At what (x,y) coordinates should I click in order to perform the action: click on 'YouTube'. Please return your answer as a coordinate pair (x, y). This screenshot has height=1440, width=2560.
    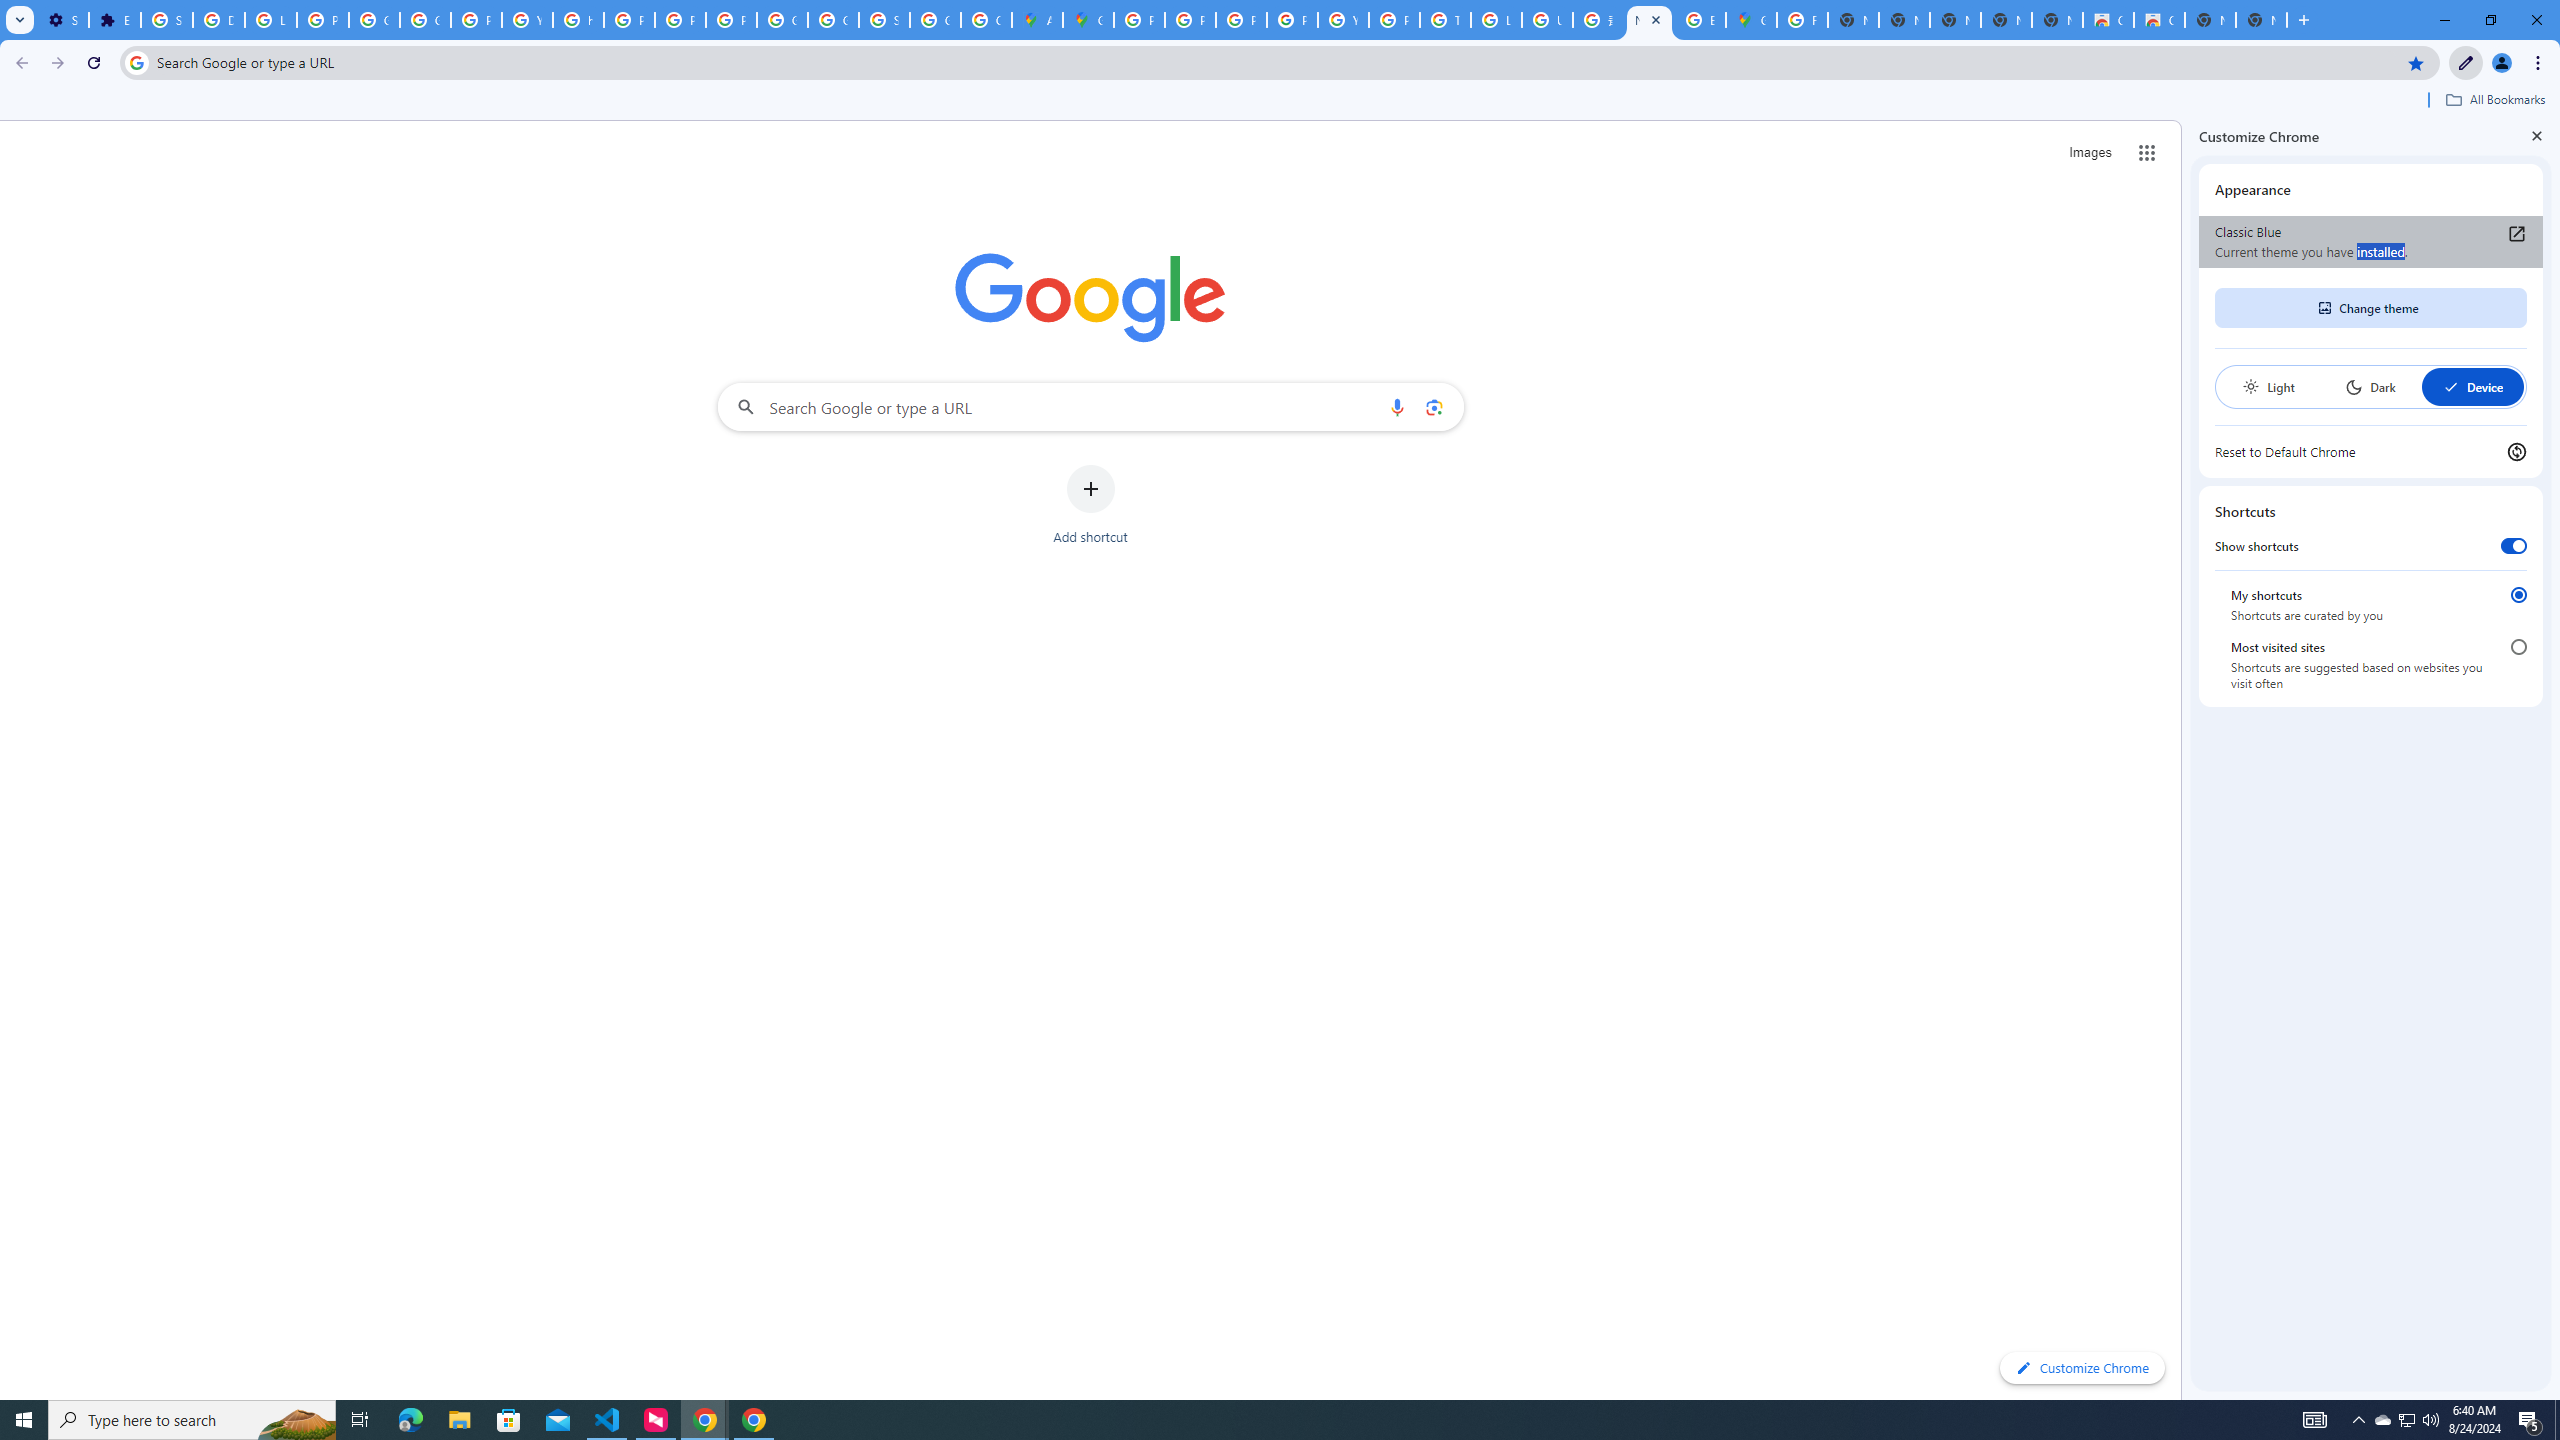
    Looking at the image, I should click on (1341, 19).